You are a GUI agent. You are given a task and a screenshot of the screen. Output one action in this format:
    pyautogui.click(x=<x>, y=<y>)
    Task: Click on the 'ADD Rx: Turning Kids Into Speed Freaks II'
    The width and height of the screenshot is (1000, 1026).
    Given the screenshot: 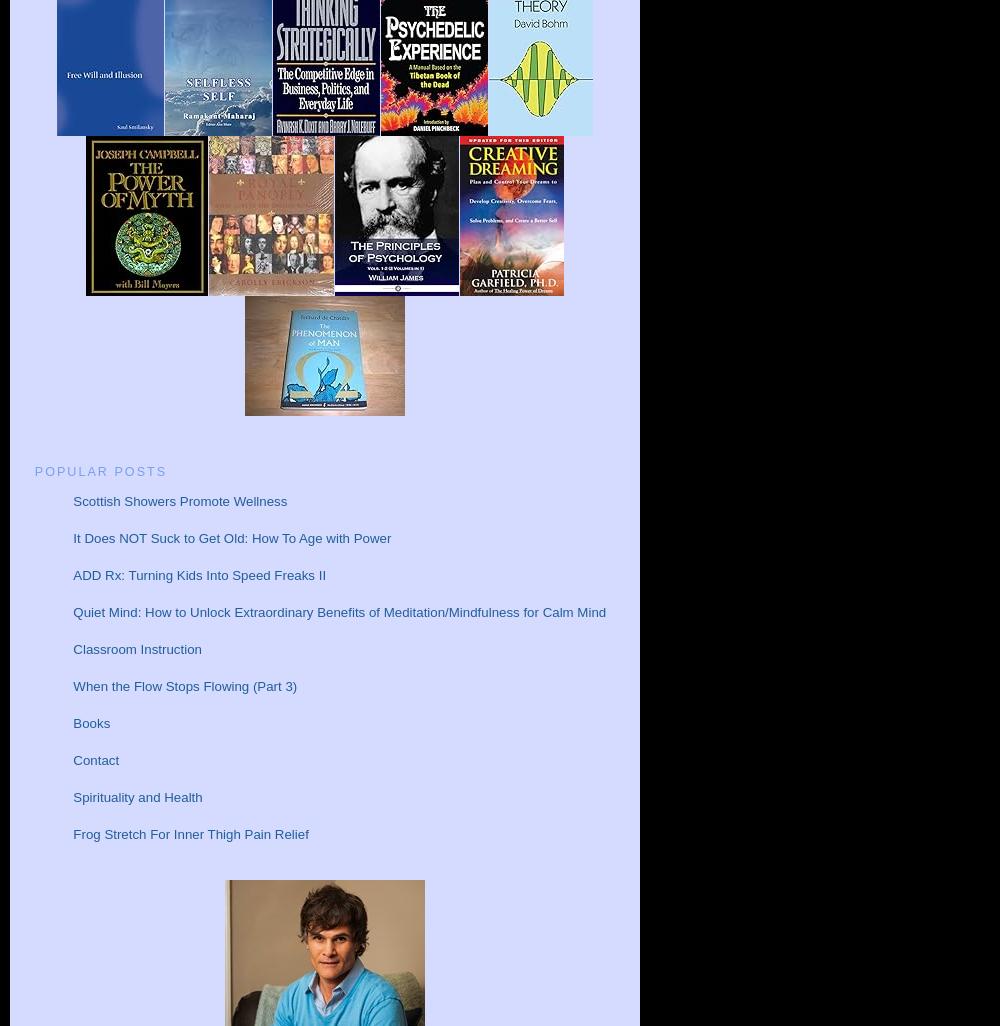 What is the action you would take?
    pyautogui.click(x=198, y=573)
    